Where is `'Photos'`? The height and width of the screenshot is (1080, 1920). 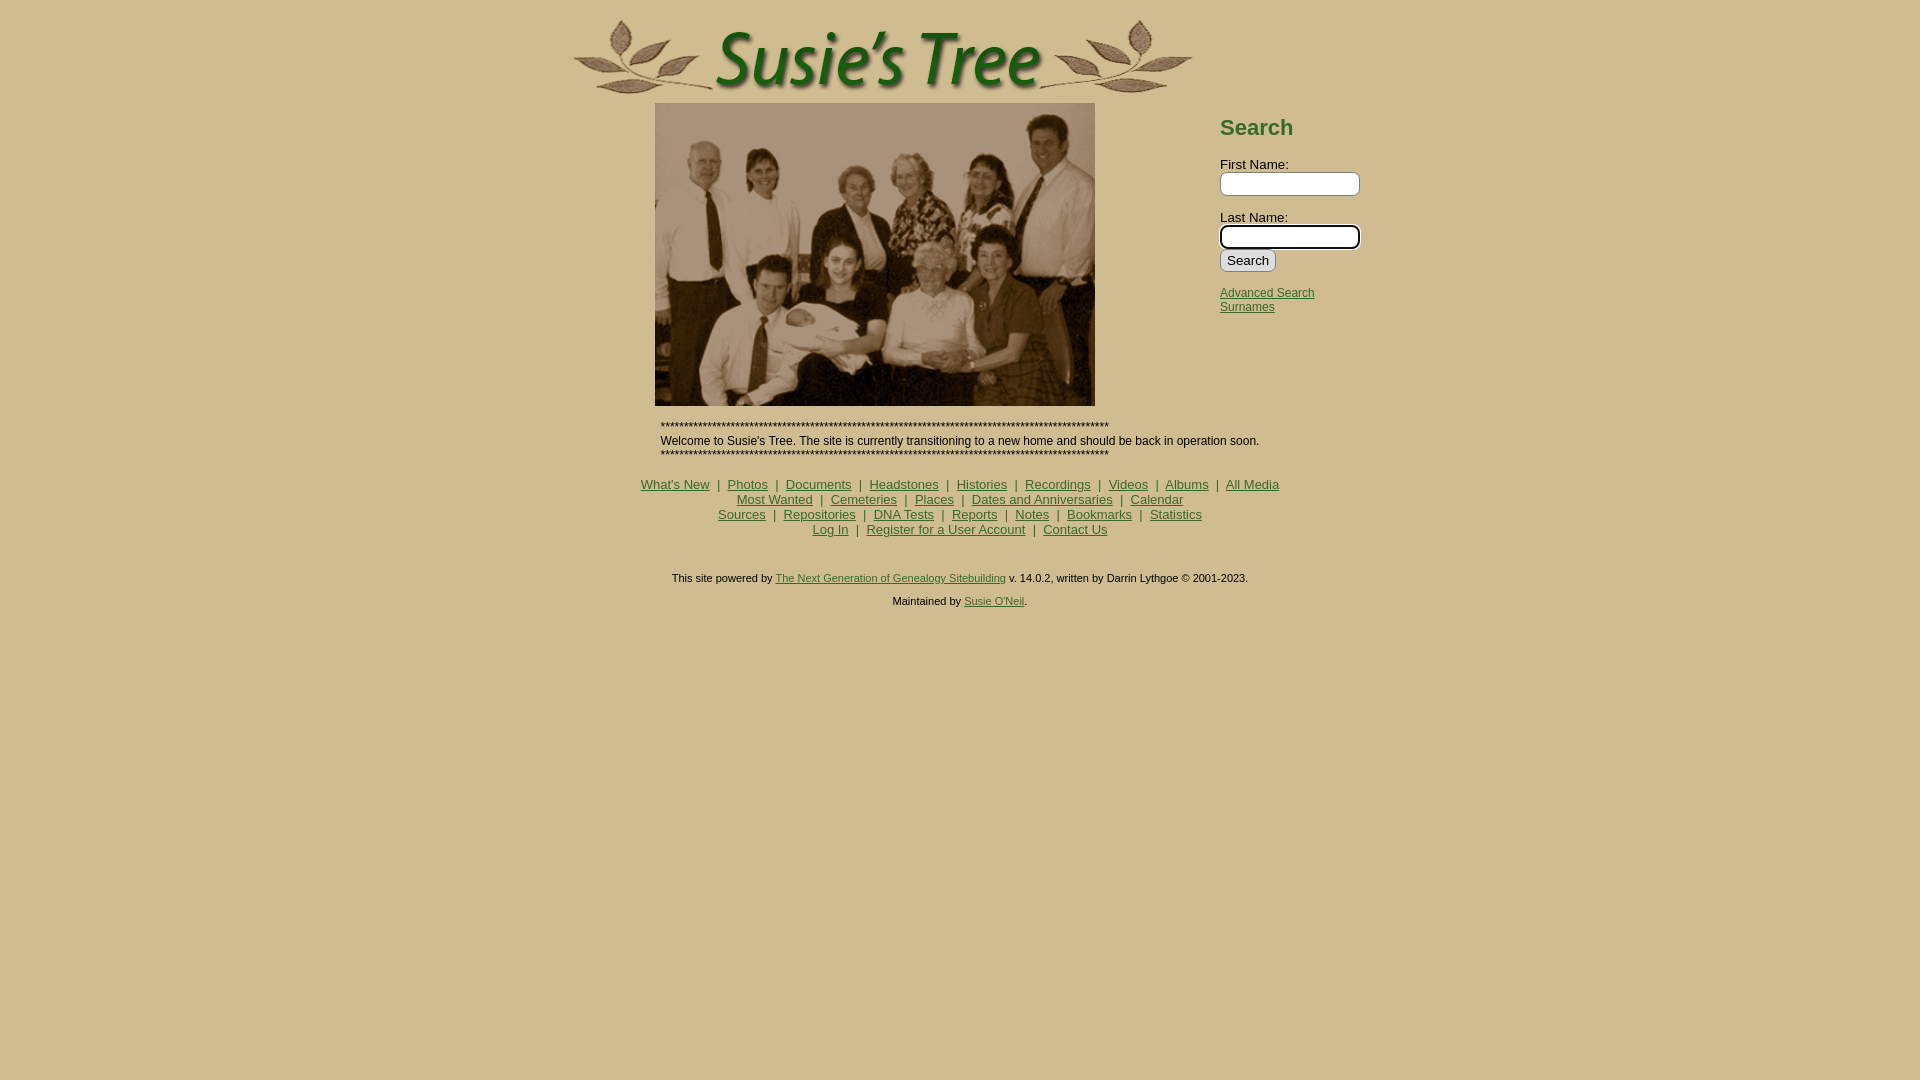 'Photos' is located at coordinates (747, 484).